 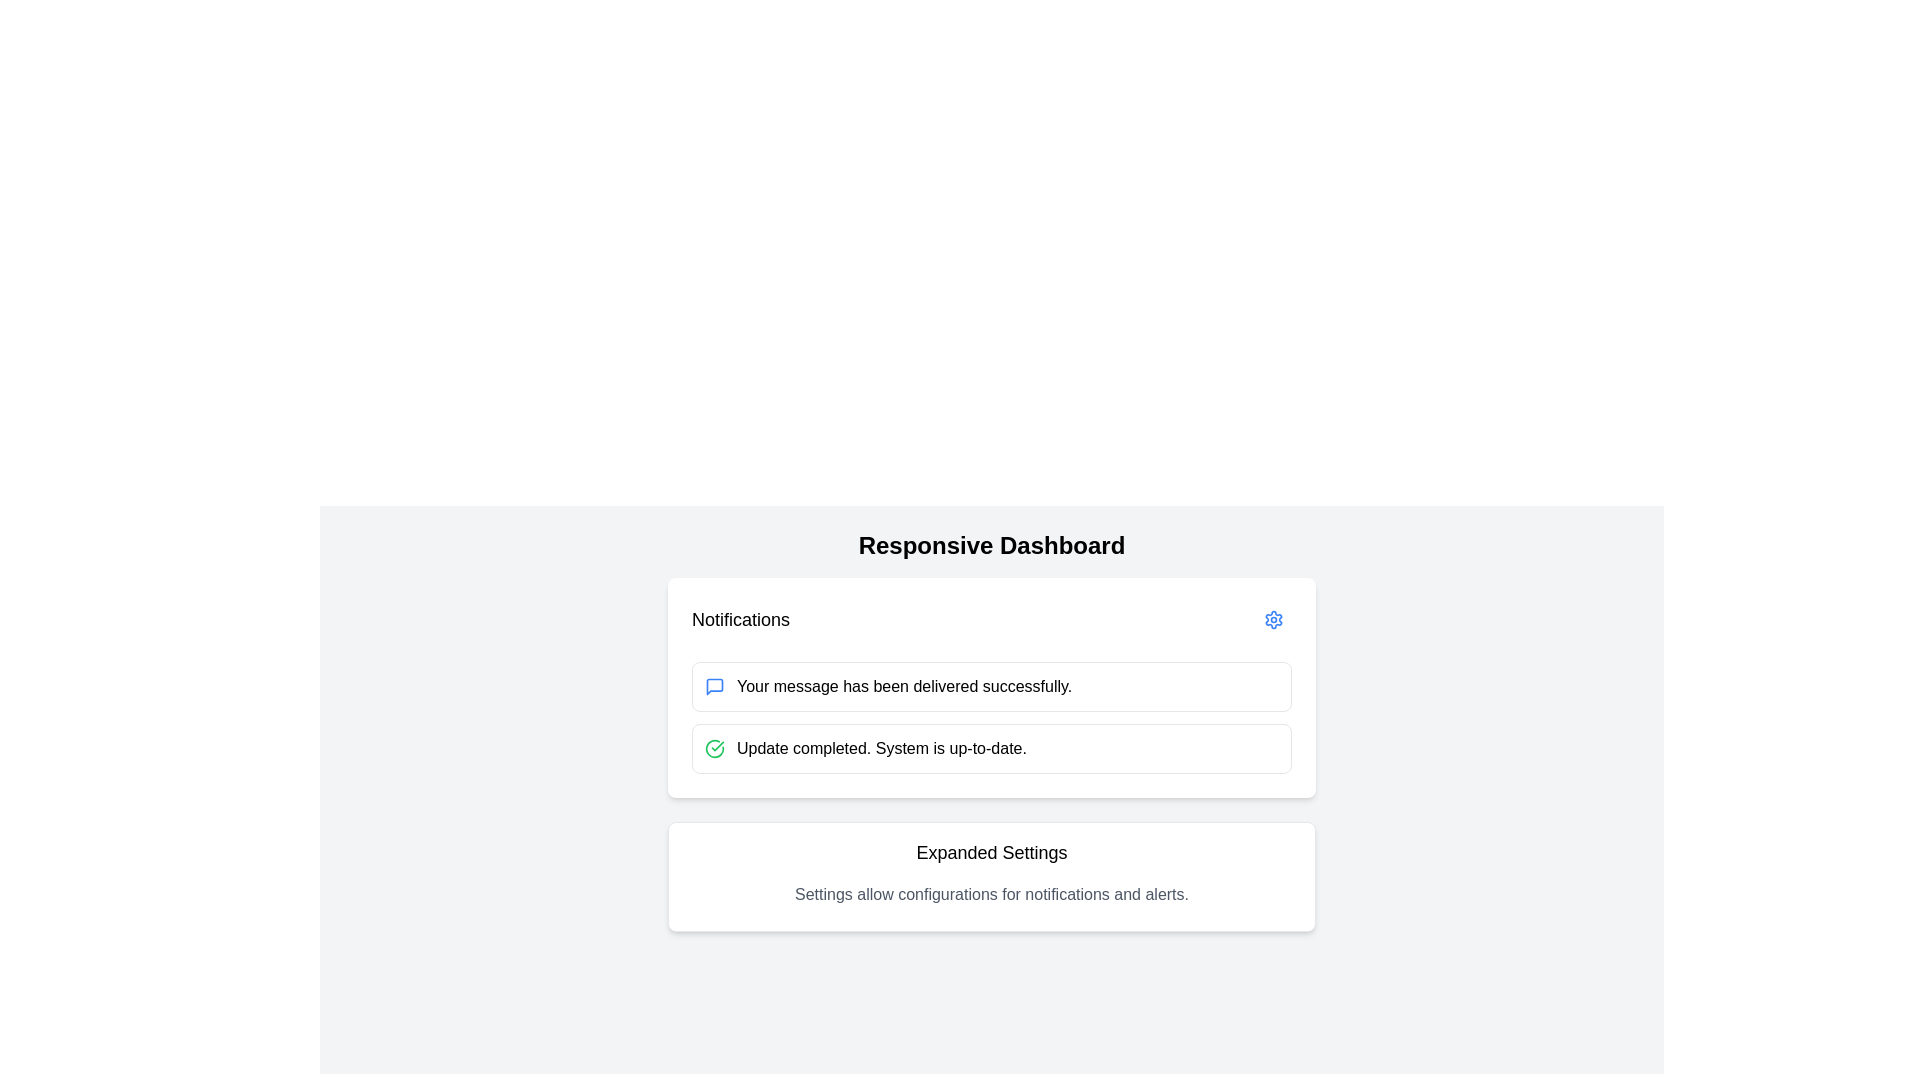 I want to click on the non-interactive graphical icon used for visual representation of a message or notification feature, located in the top-right section of the interface adjacent to the 'Notifications' heading, so click(x=715, y=685).